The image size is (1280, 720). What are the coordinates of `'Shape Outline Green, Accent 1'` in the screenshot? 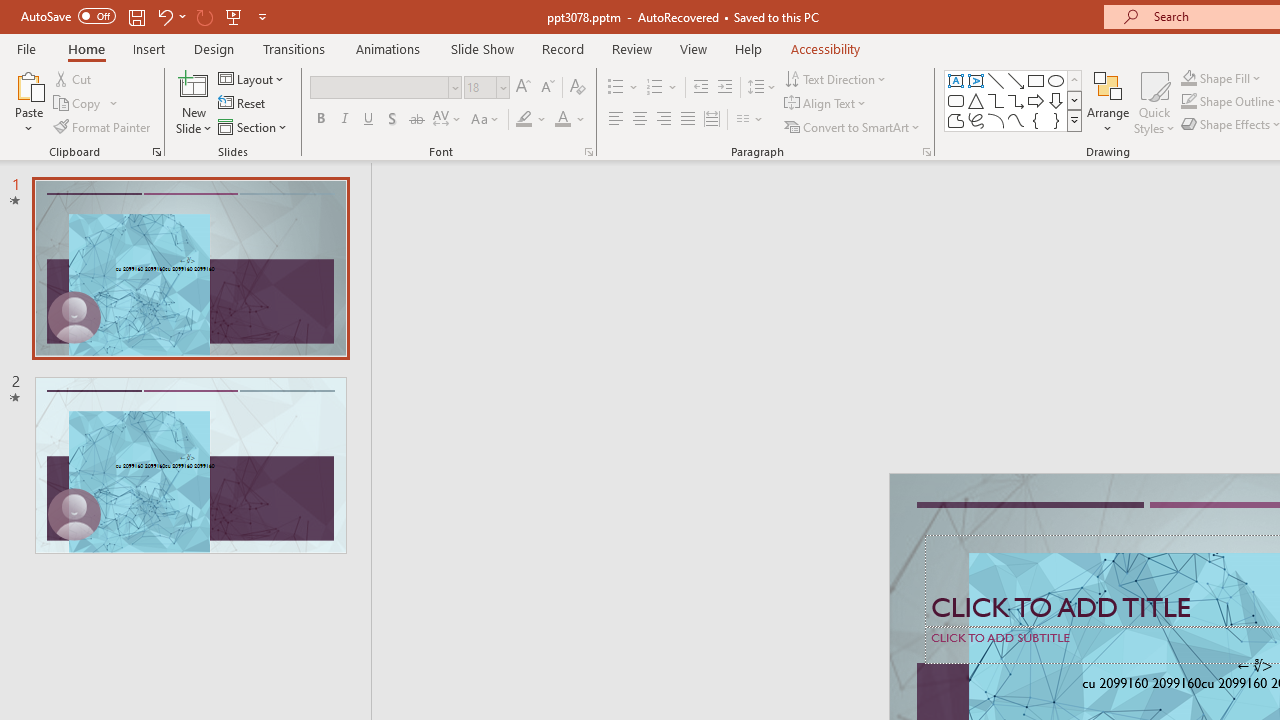 It's located at (1189, 101).